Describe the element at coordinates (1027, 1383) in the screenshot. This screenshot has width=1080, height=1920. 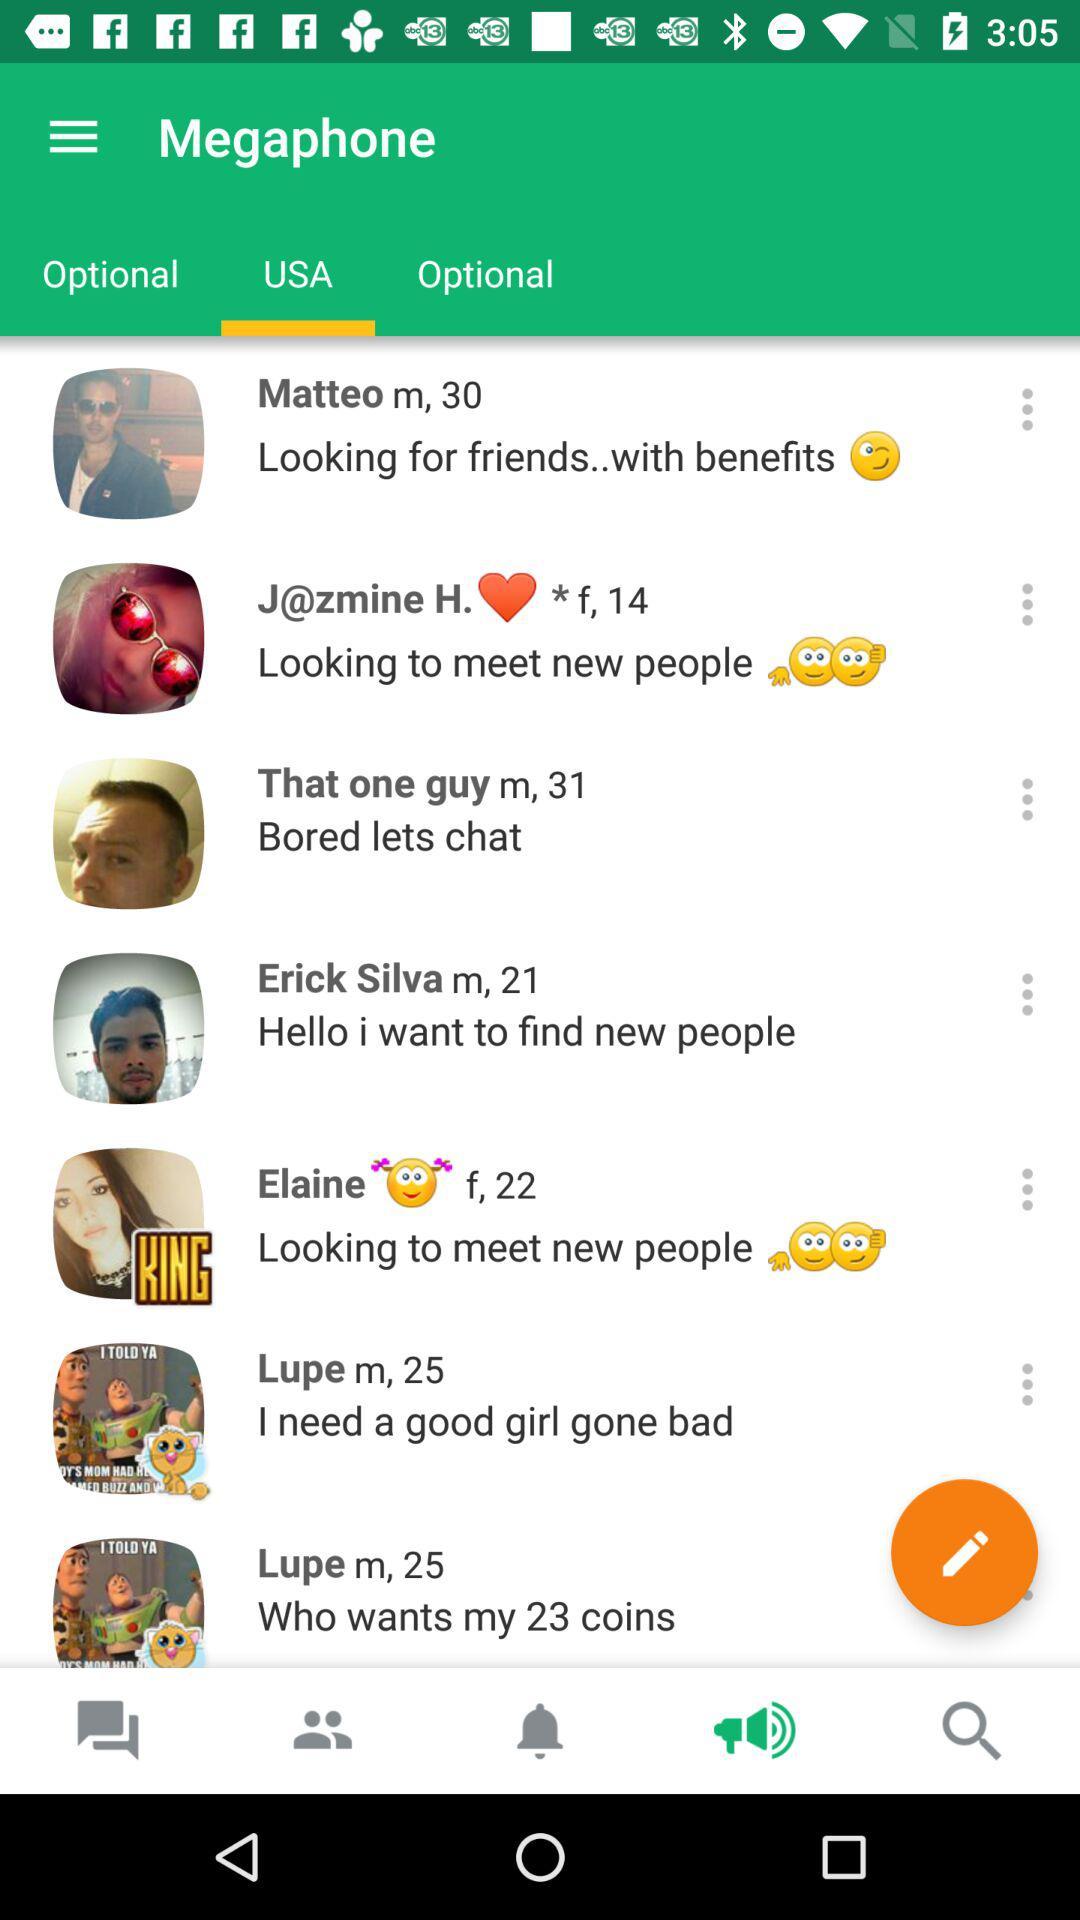
I see `options for lupe` at that location.